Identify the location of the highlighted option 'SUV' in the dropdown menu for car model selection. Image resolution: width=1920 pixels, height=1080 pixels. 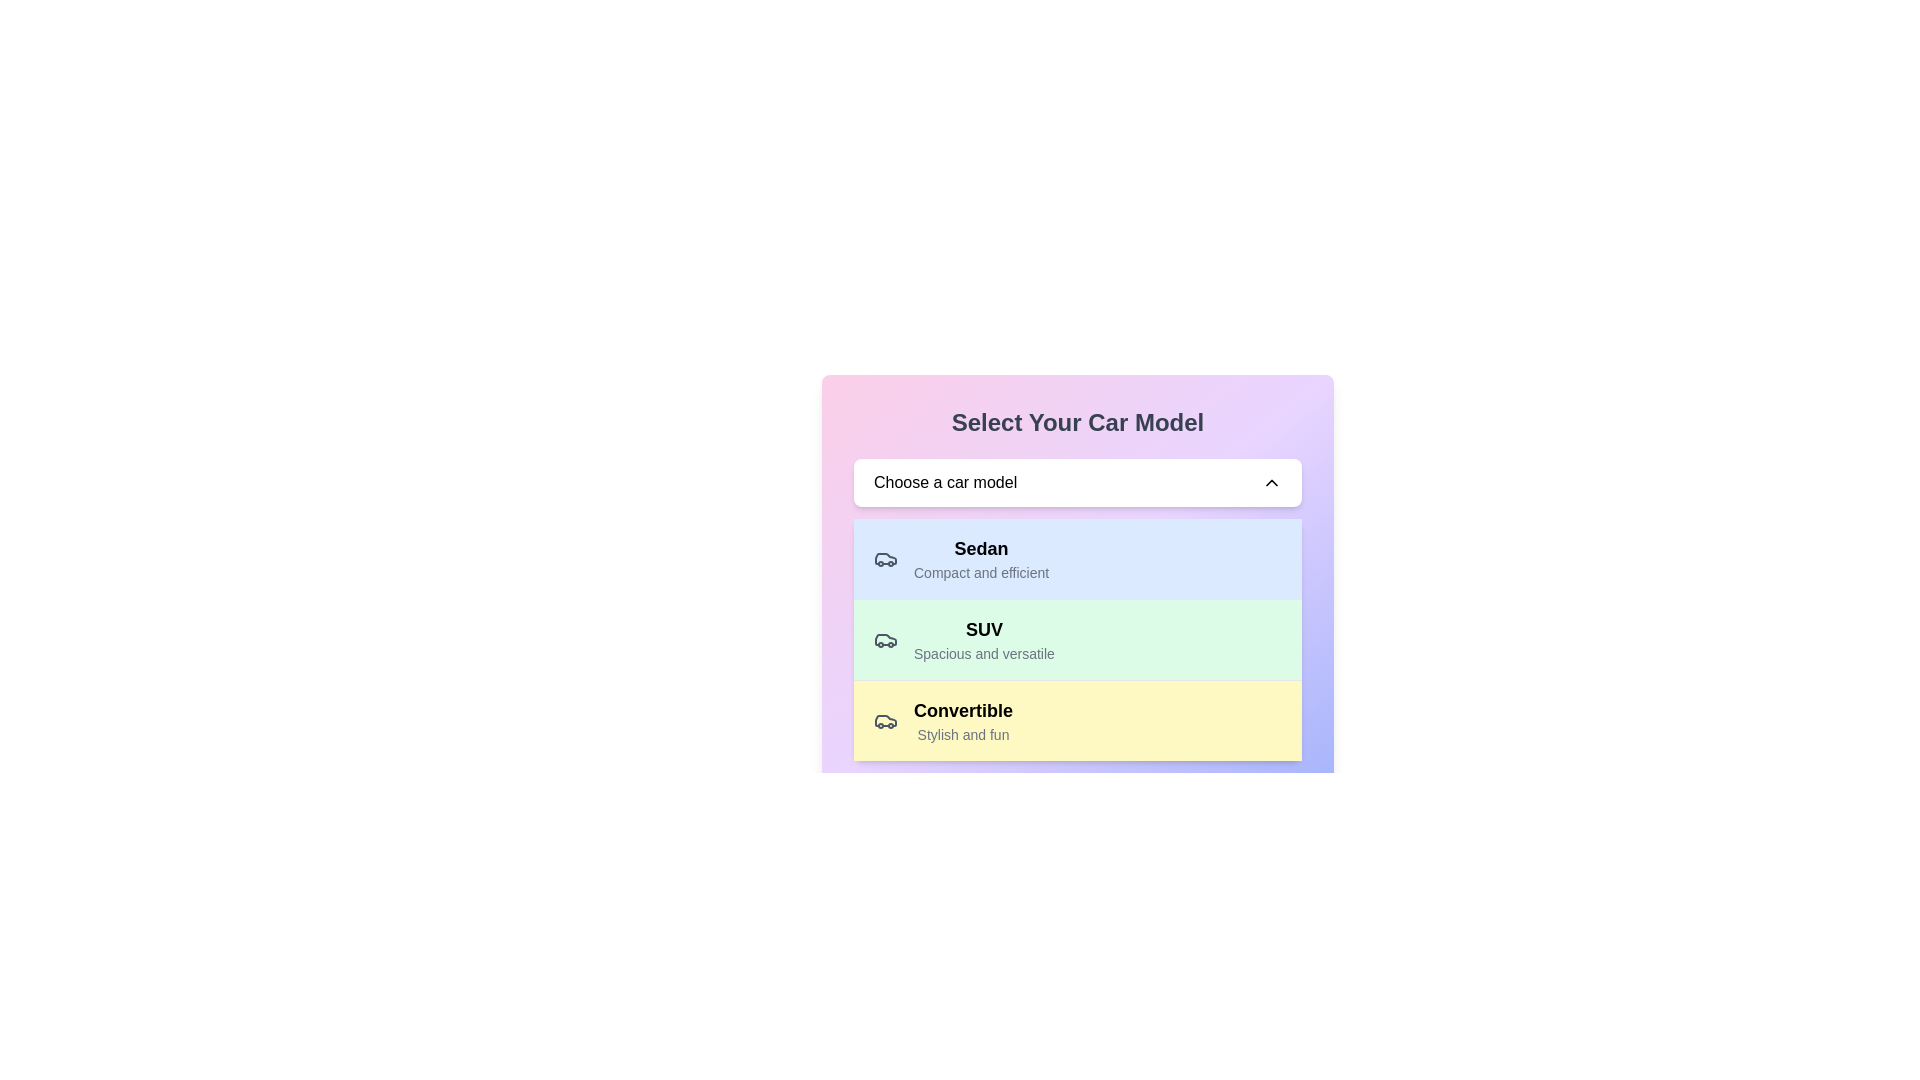
(1077, 640).